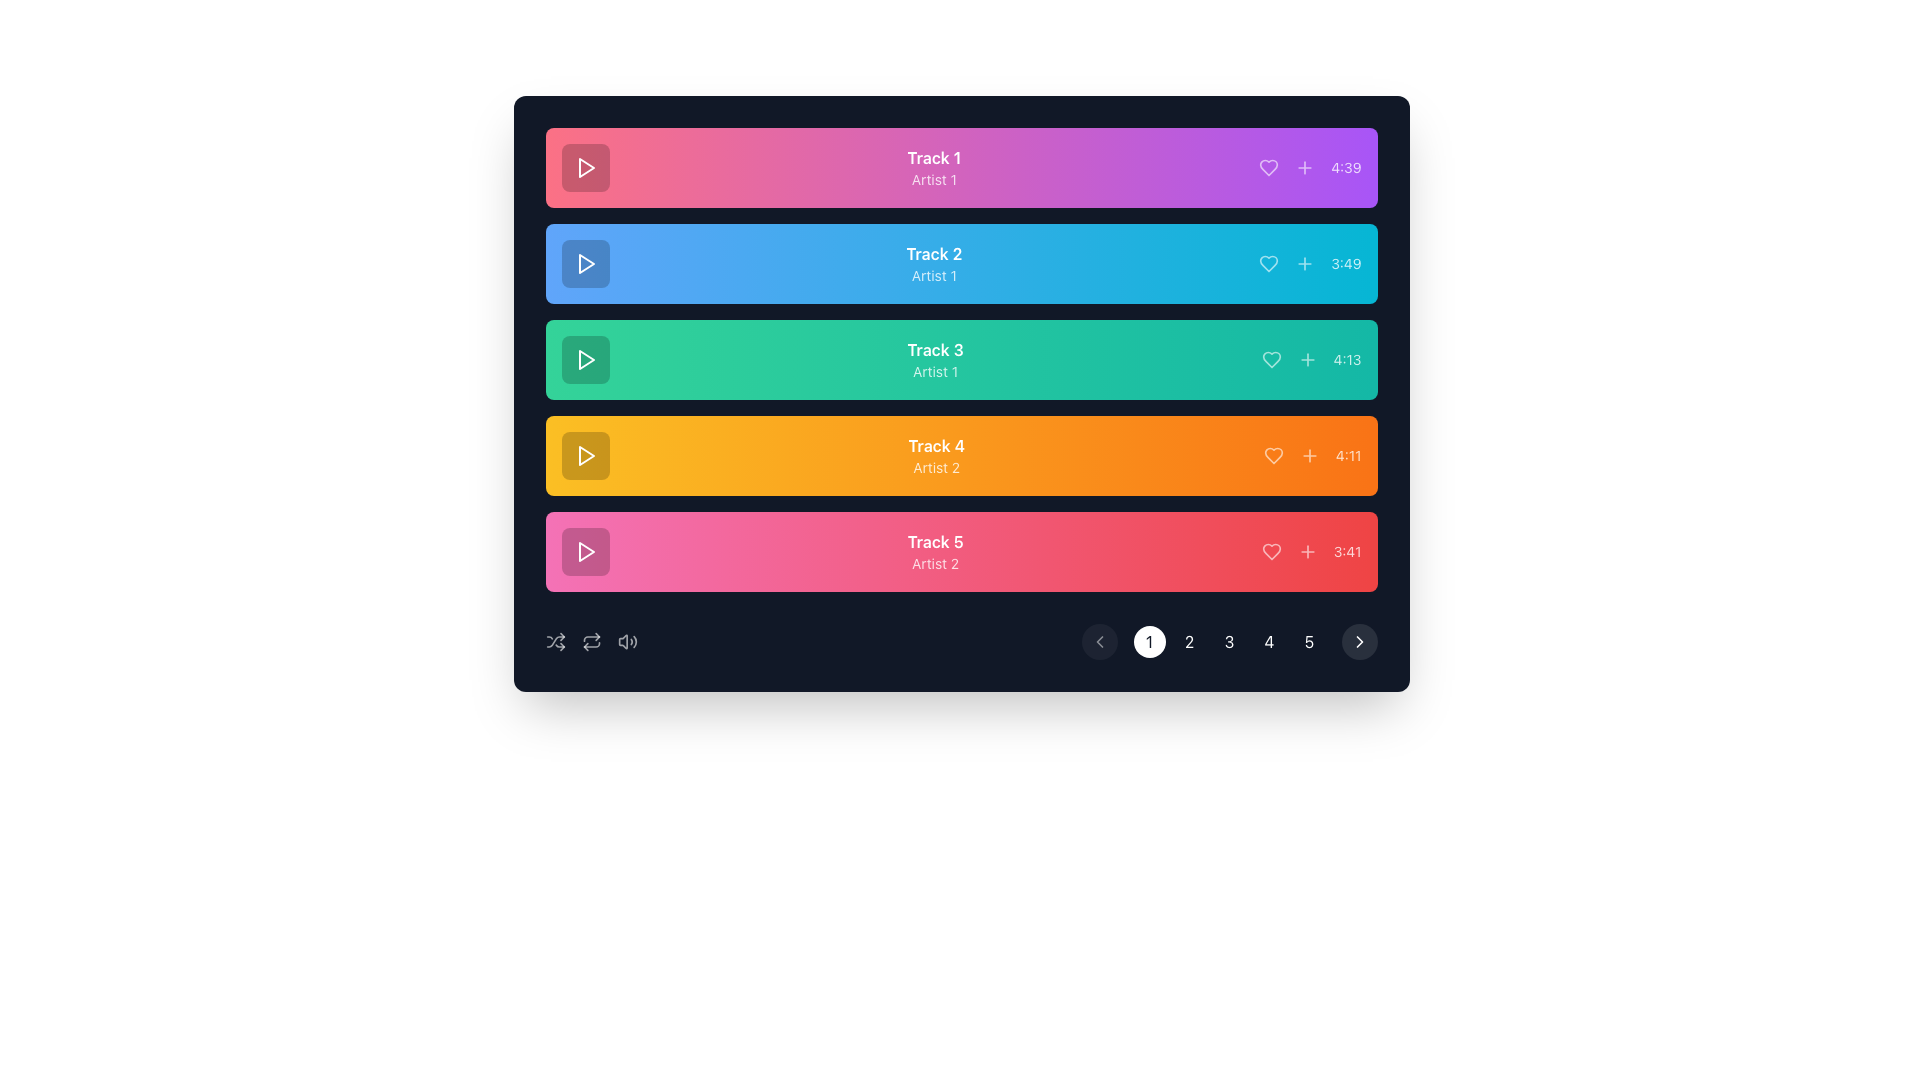  I want to click on the circular button displaying the number '3' in the pagination control to change its background color, so click(1228, 641).